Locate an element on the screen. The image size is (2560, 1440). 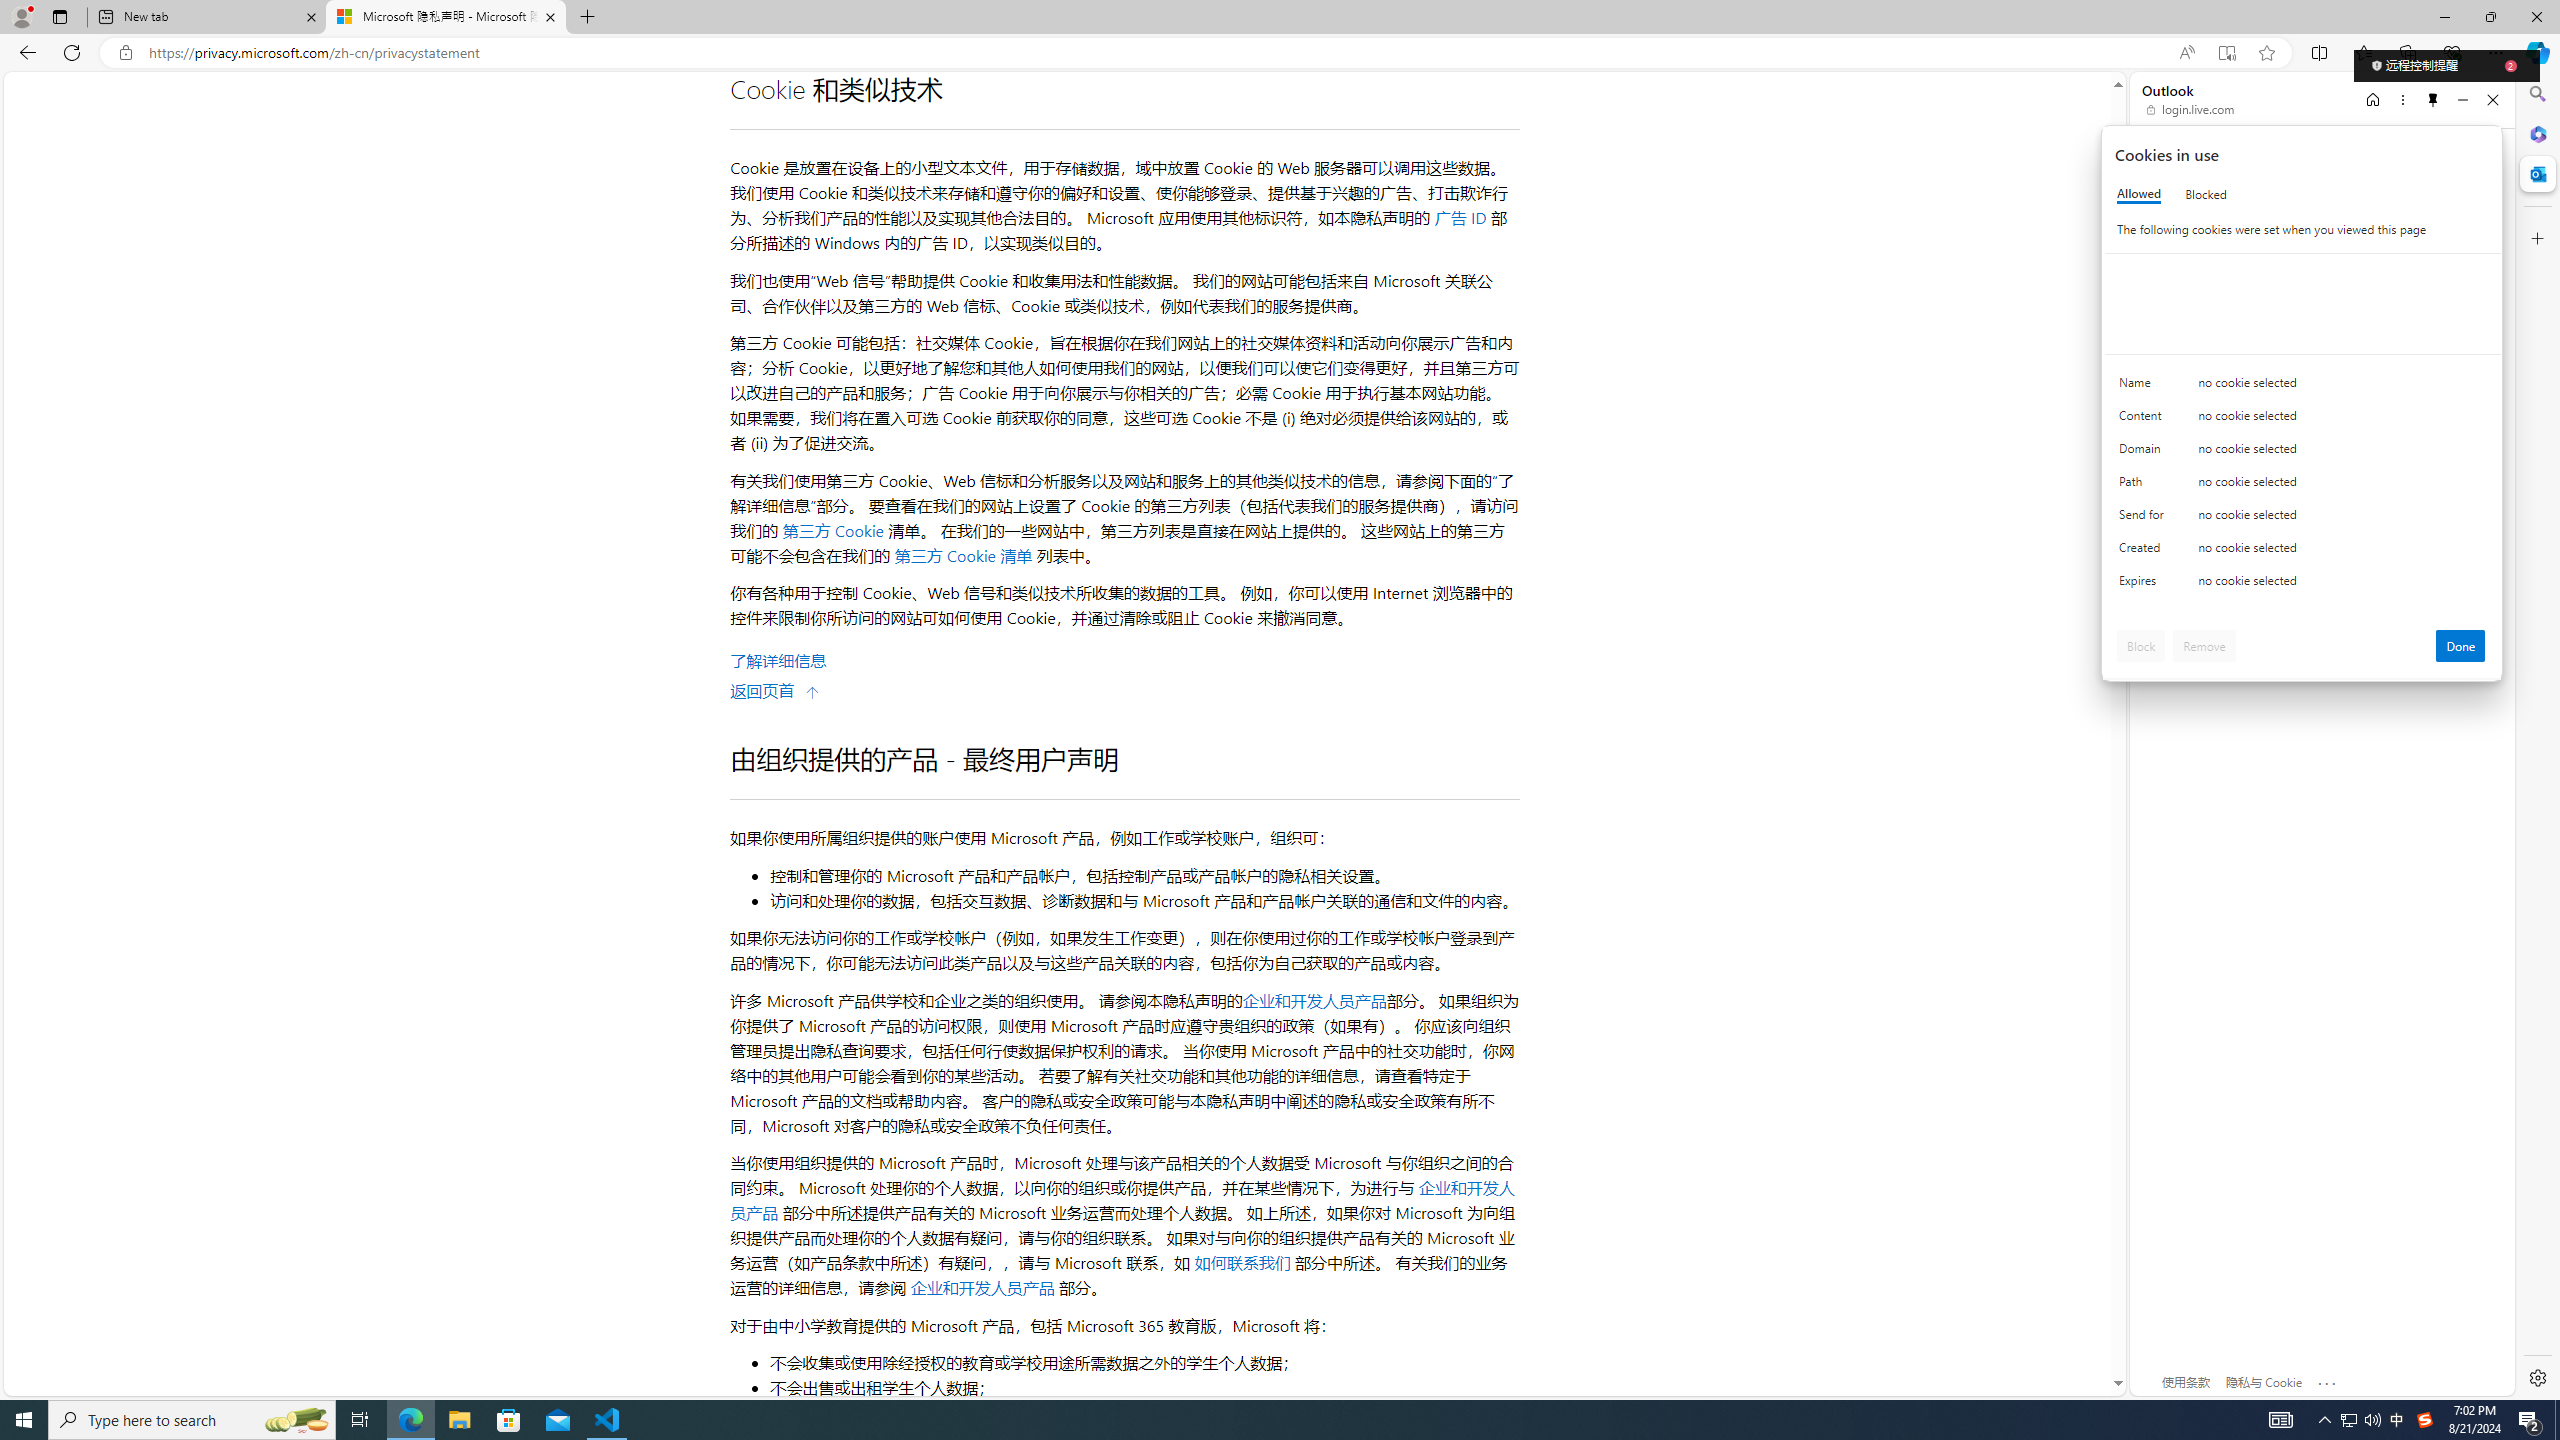
'Allowed' is located at coordinates (2137, 194).